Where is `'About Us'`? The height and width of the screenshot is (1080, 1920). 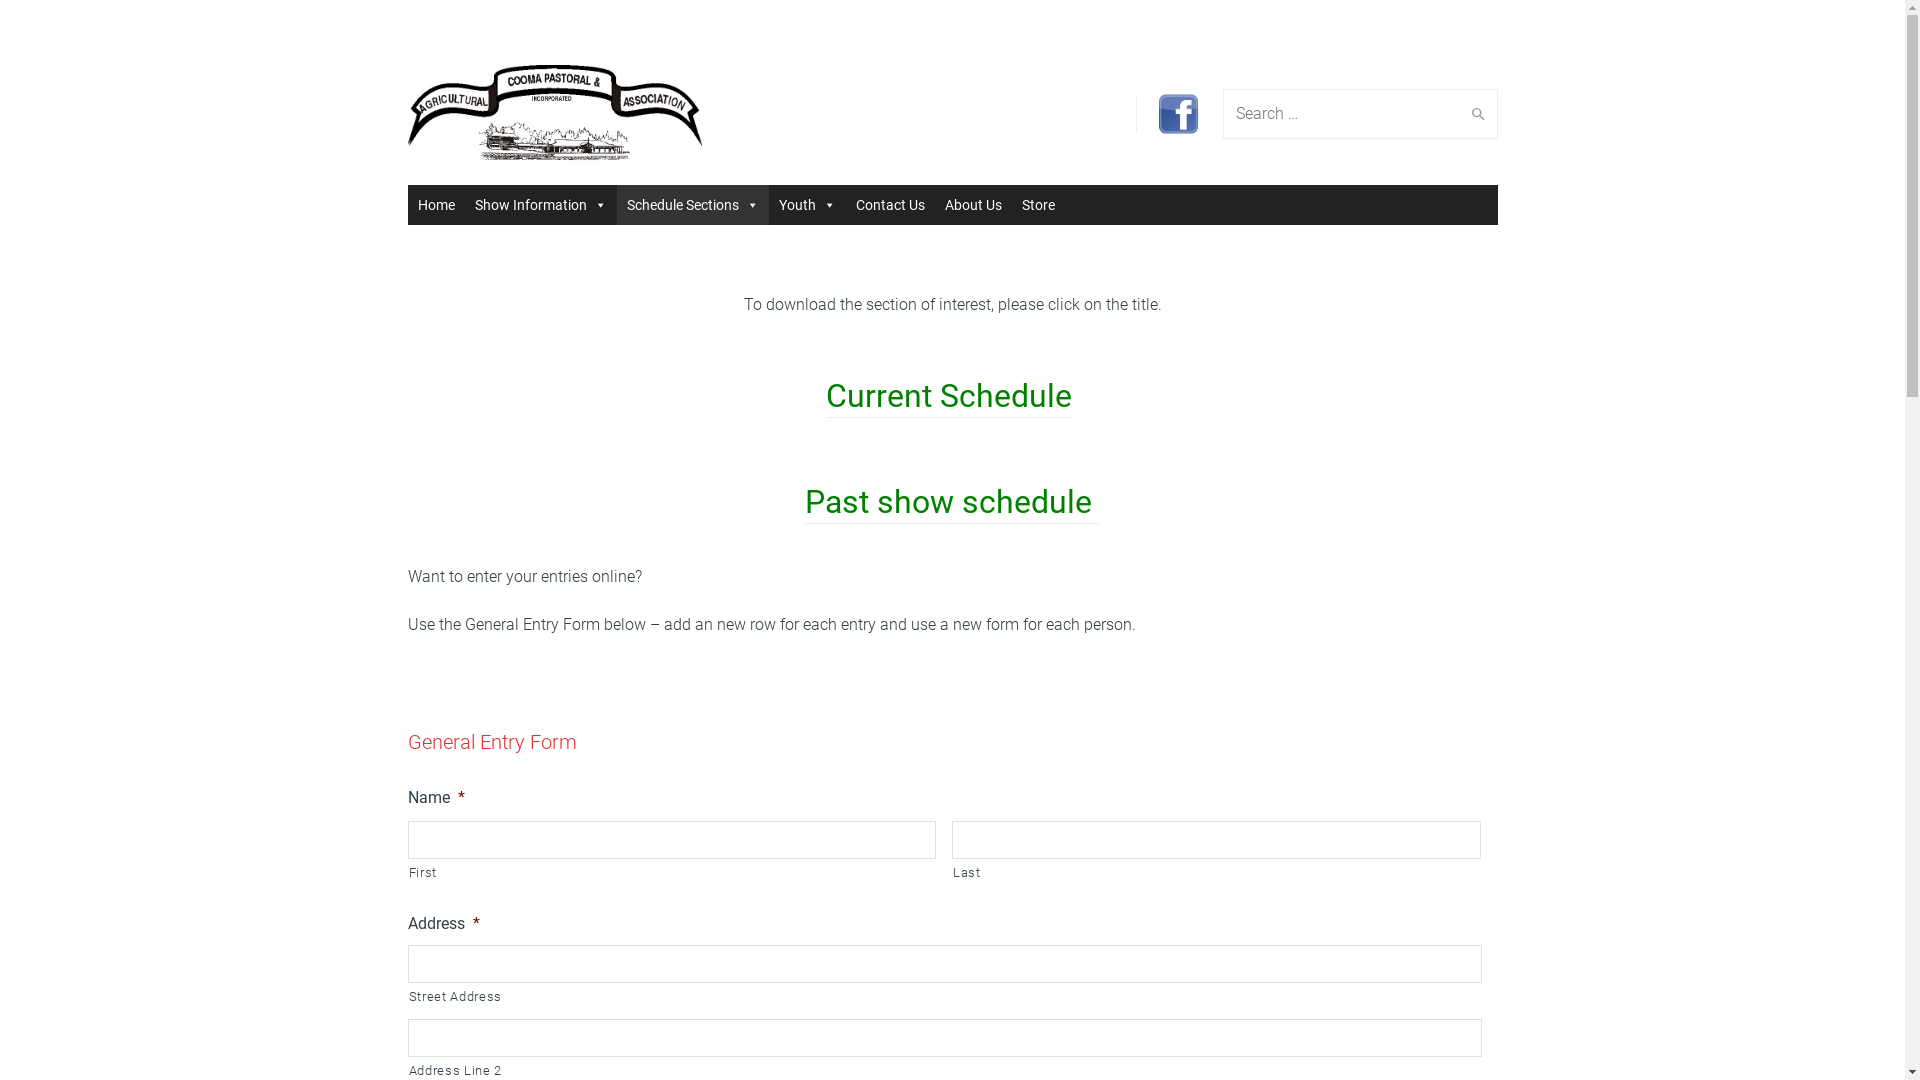
'About Us' is located at coordinates (972, 204).